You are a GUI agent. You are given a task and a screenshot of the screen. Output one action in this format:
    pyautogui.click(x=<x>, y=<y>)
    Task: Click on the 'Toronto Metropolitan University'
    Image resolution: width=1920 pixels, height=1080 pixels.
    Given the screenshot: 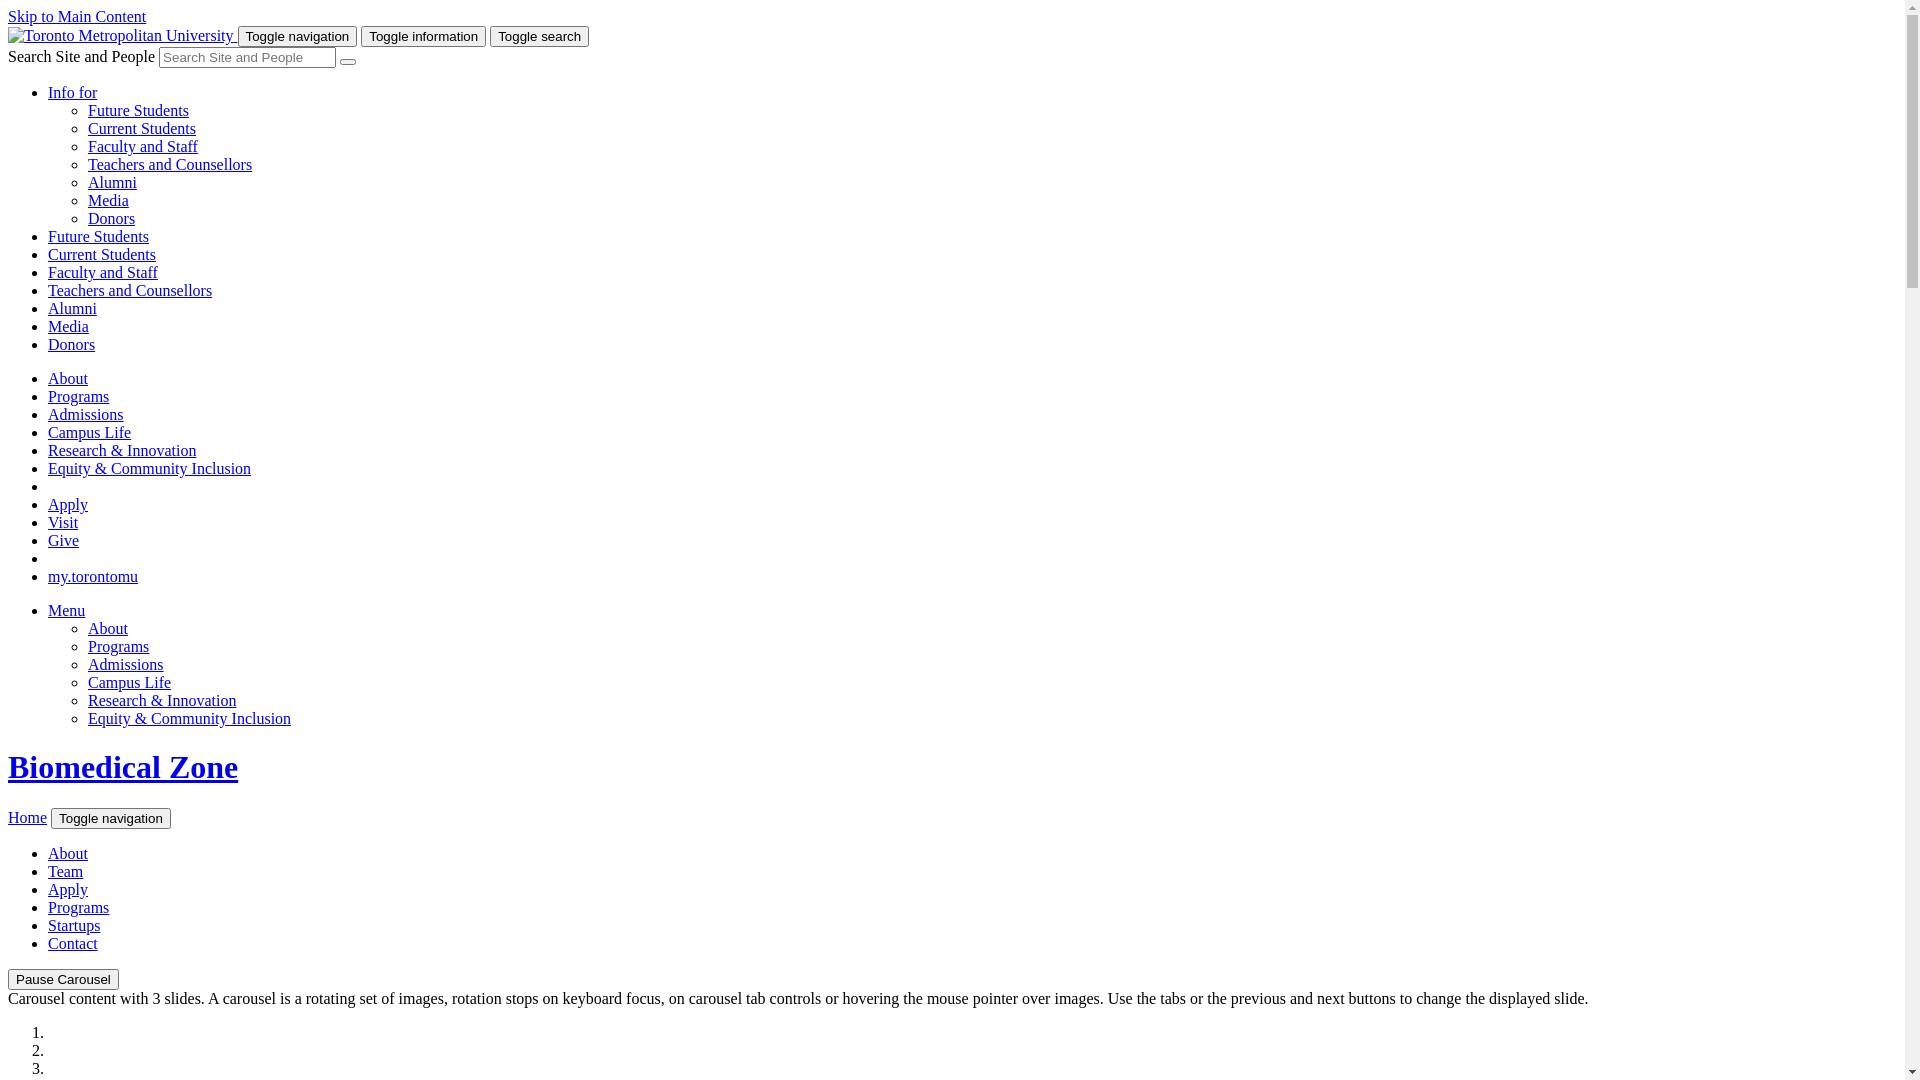 What is the action you would take?
    pyautogui.click(x=8, y=35)
    